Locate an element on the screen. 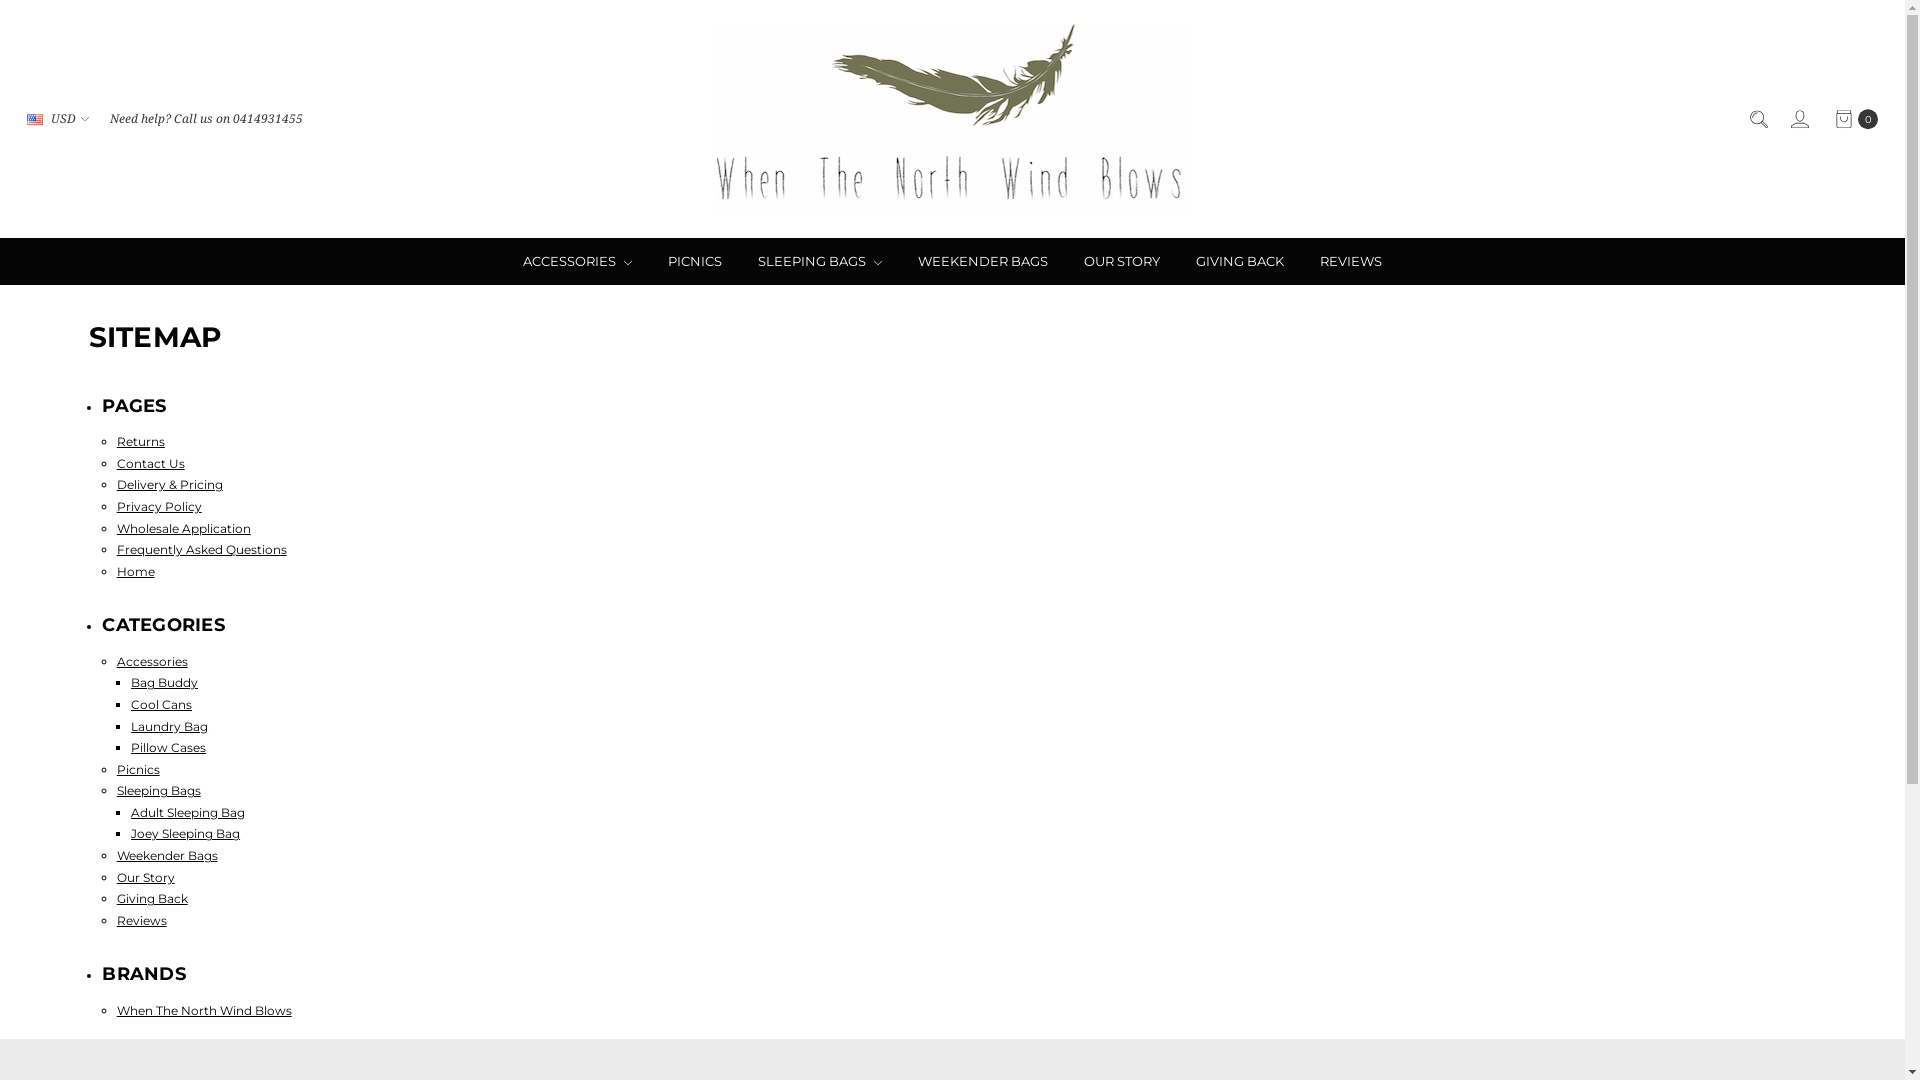 Image resolution: width=1920 pixels, height=1080 pixels. 'Returns' is located at coordinates (139, 440).